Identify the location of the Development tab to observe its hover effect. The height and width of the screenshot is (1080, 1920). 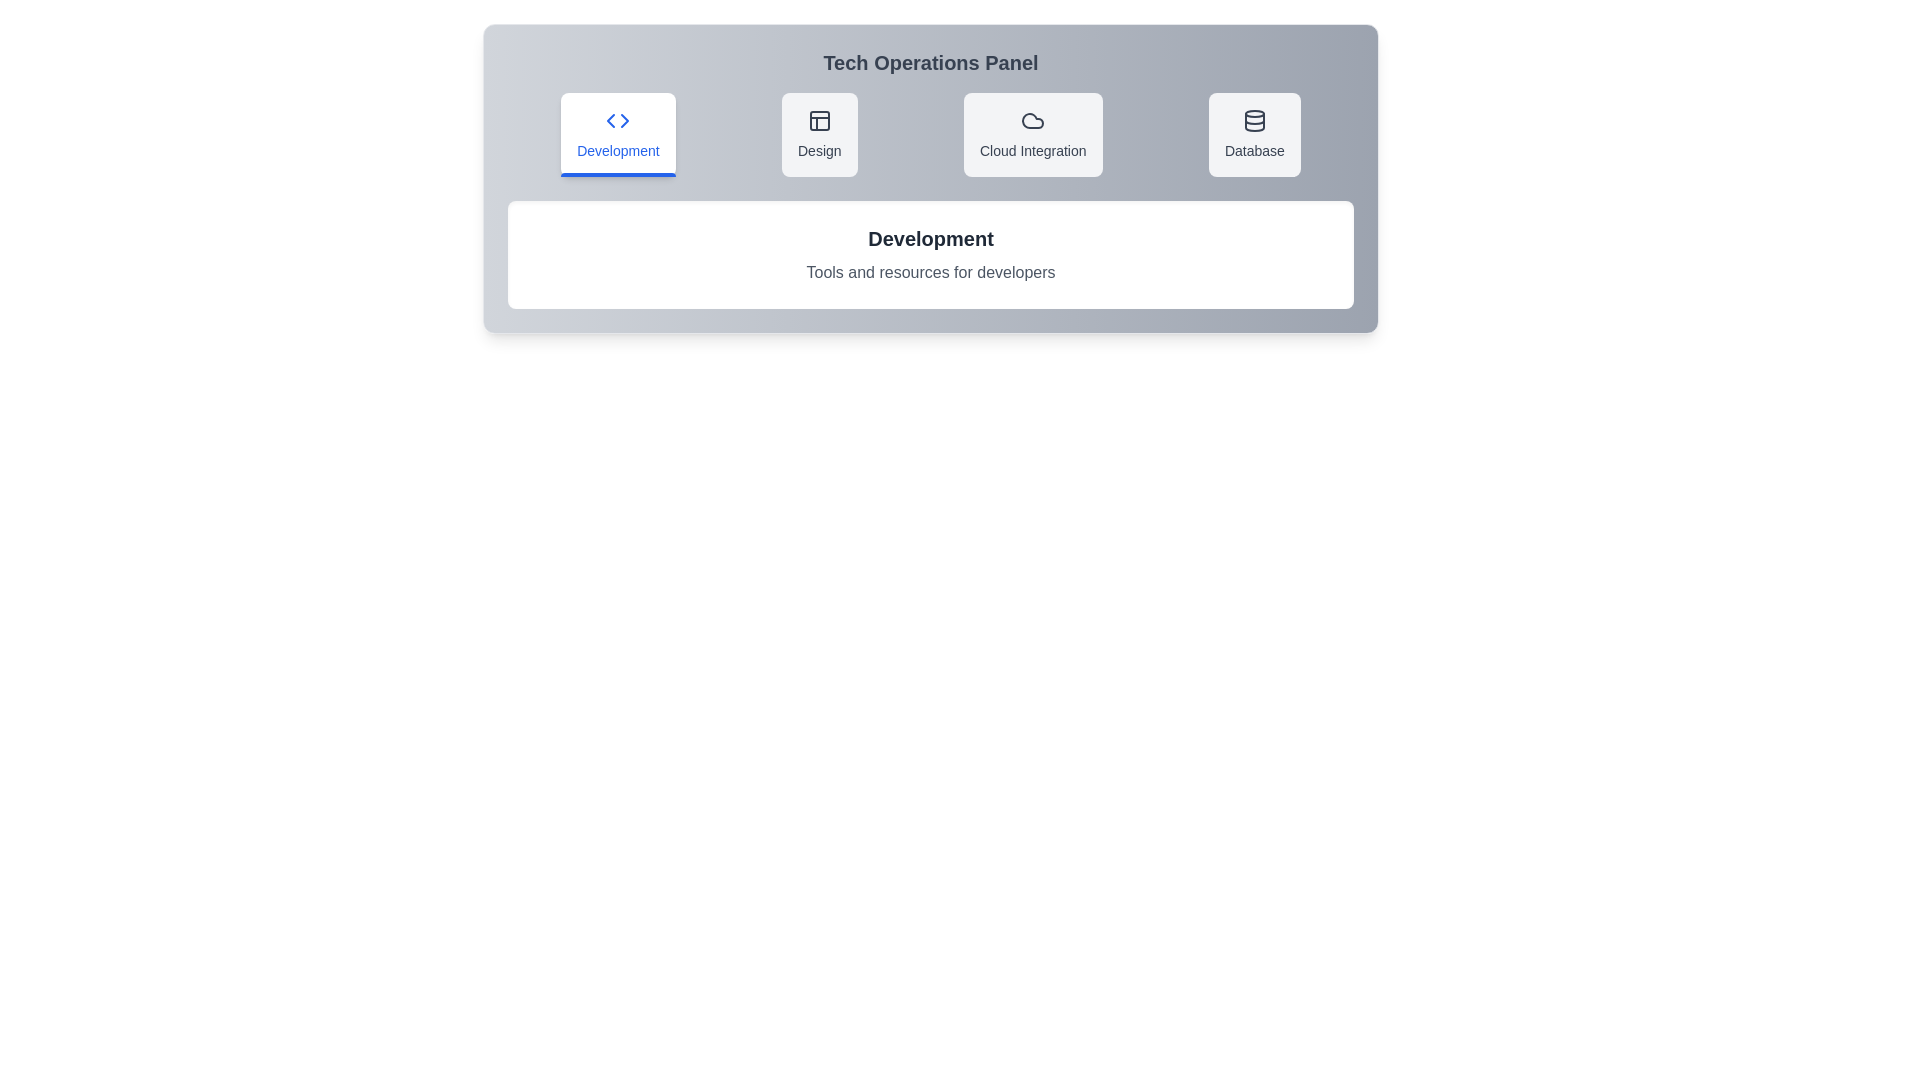
(617, 135).